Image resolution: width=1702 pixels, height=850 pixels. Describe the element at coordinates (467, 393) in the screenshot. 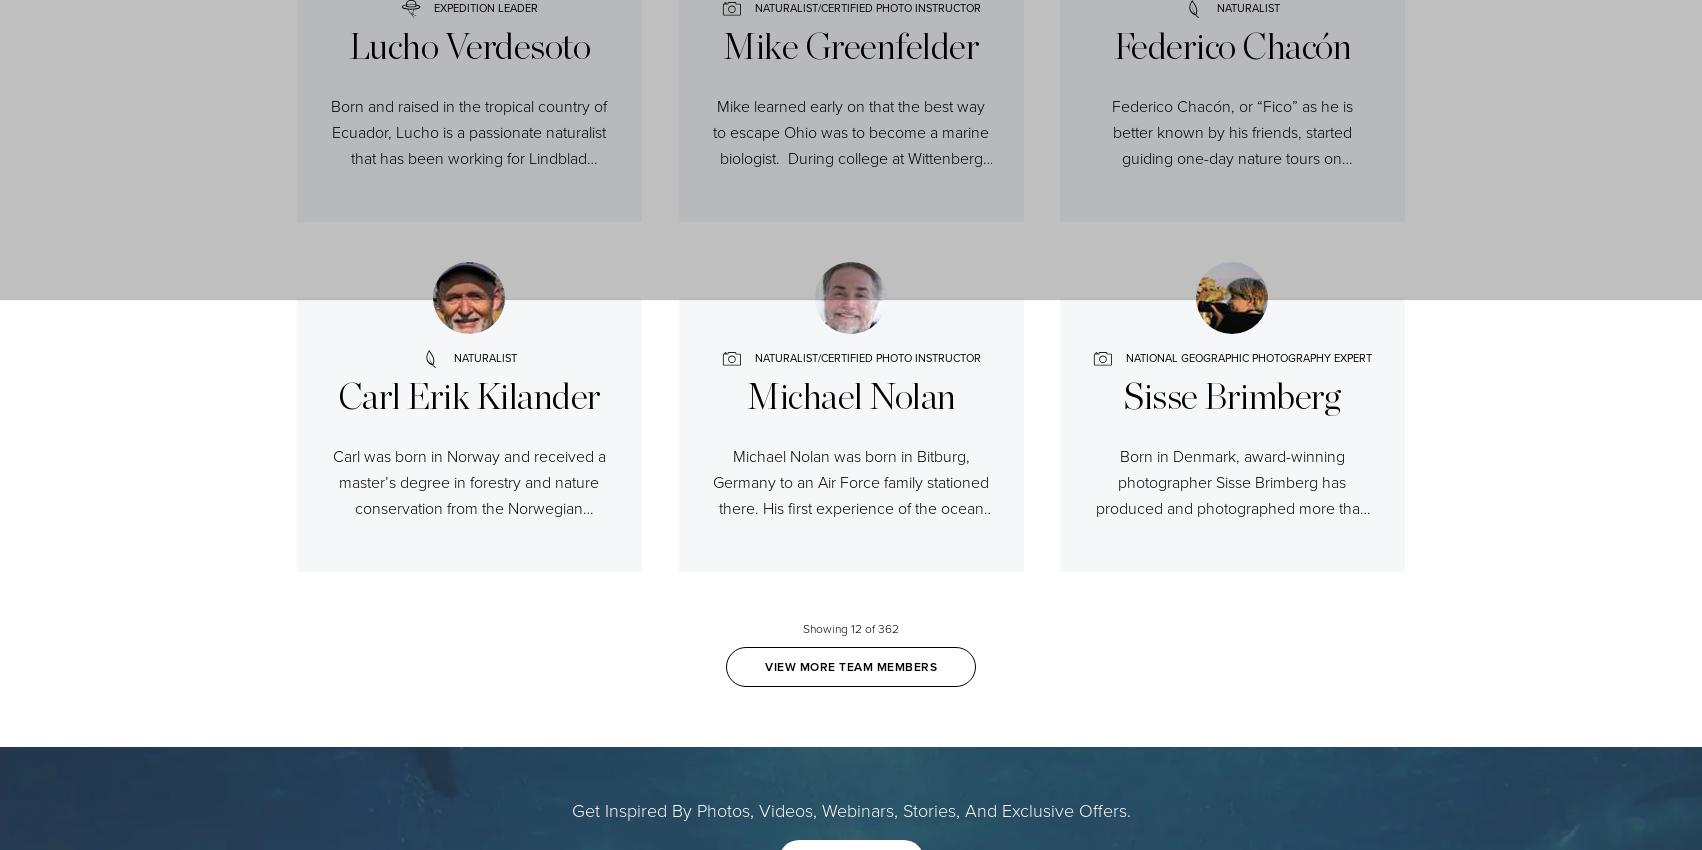

I see `'Carl Erik Kilander'` at that location.